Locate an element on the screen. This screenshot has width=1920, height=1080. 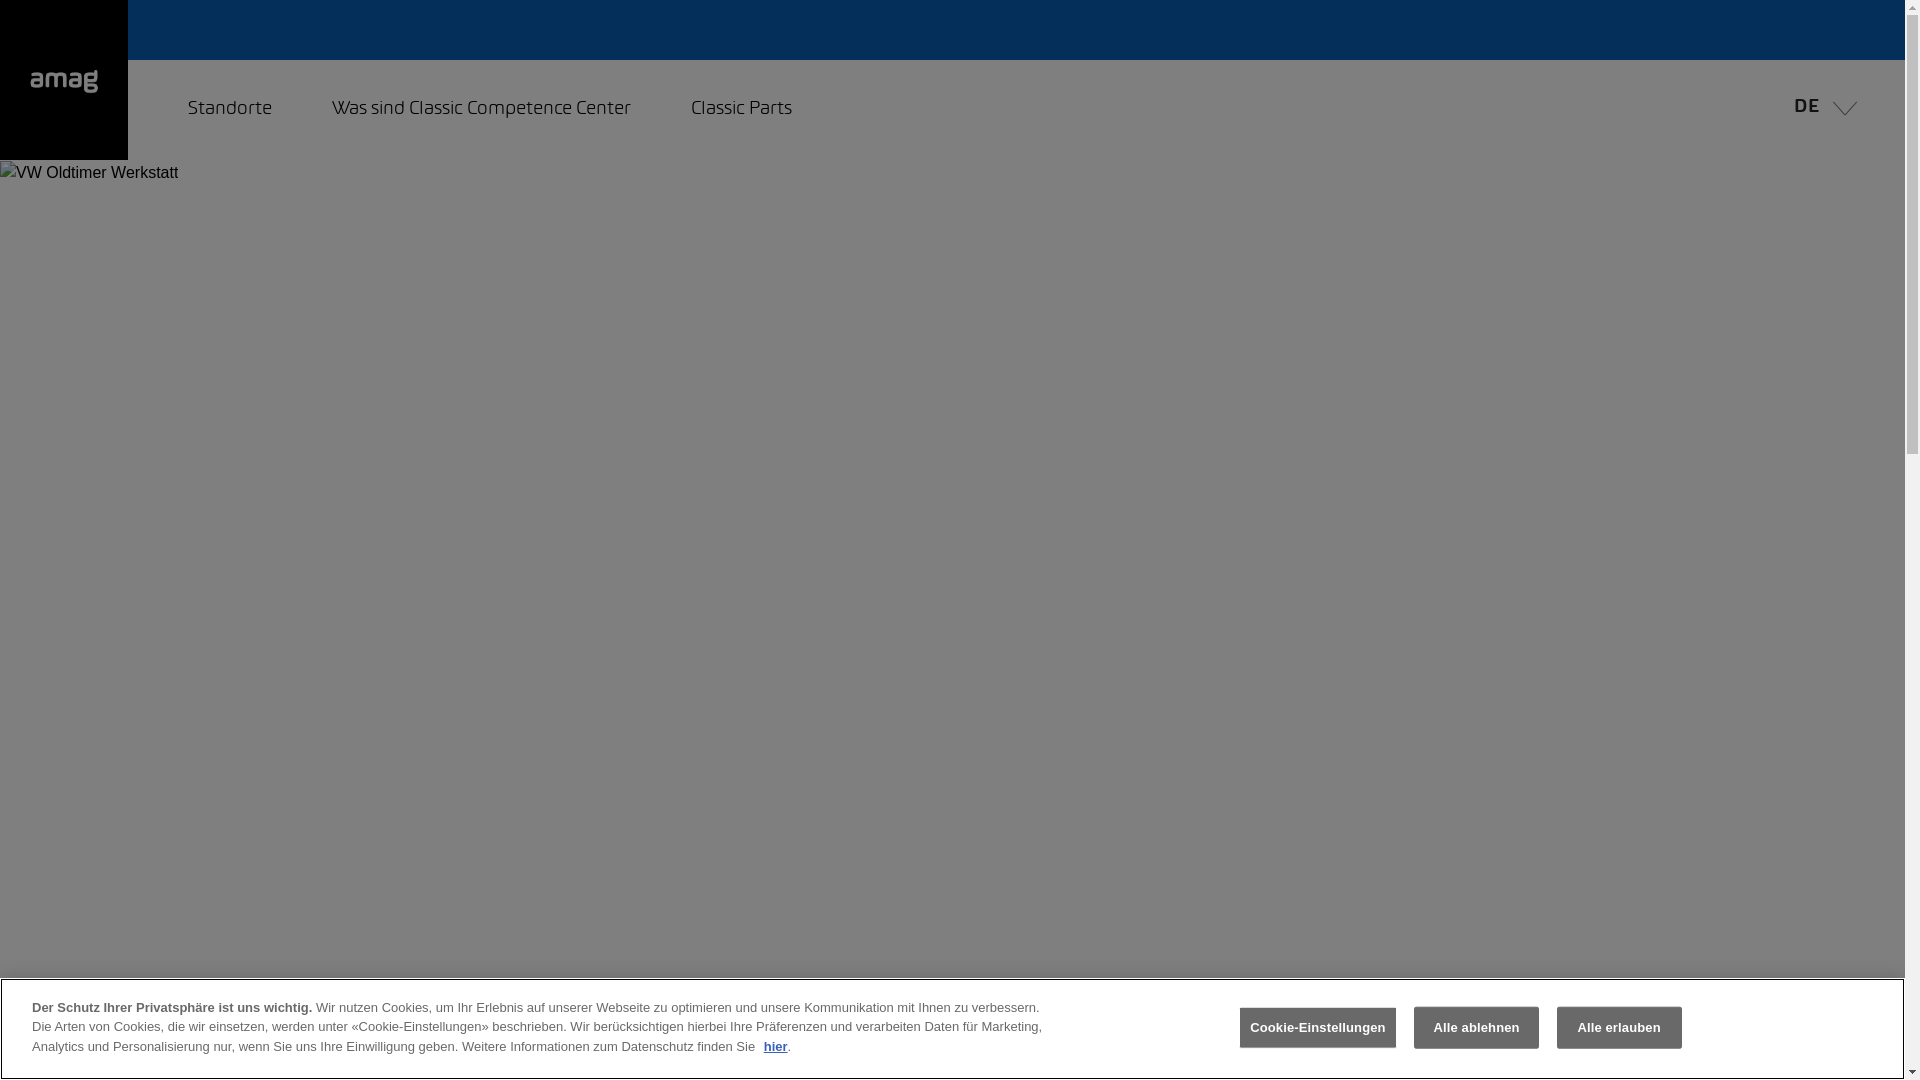
'Standorte' is located at coordinates (230, 110).